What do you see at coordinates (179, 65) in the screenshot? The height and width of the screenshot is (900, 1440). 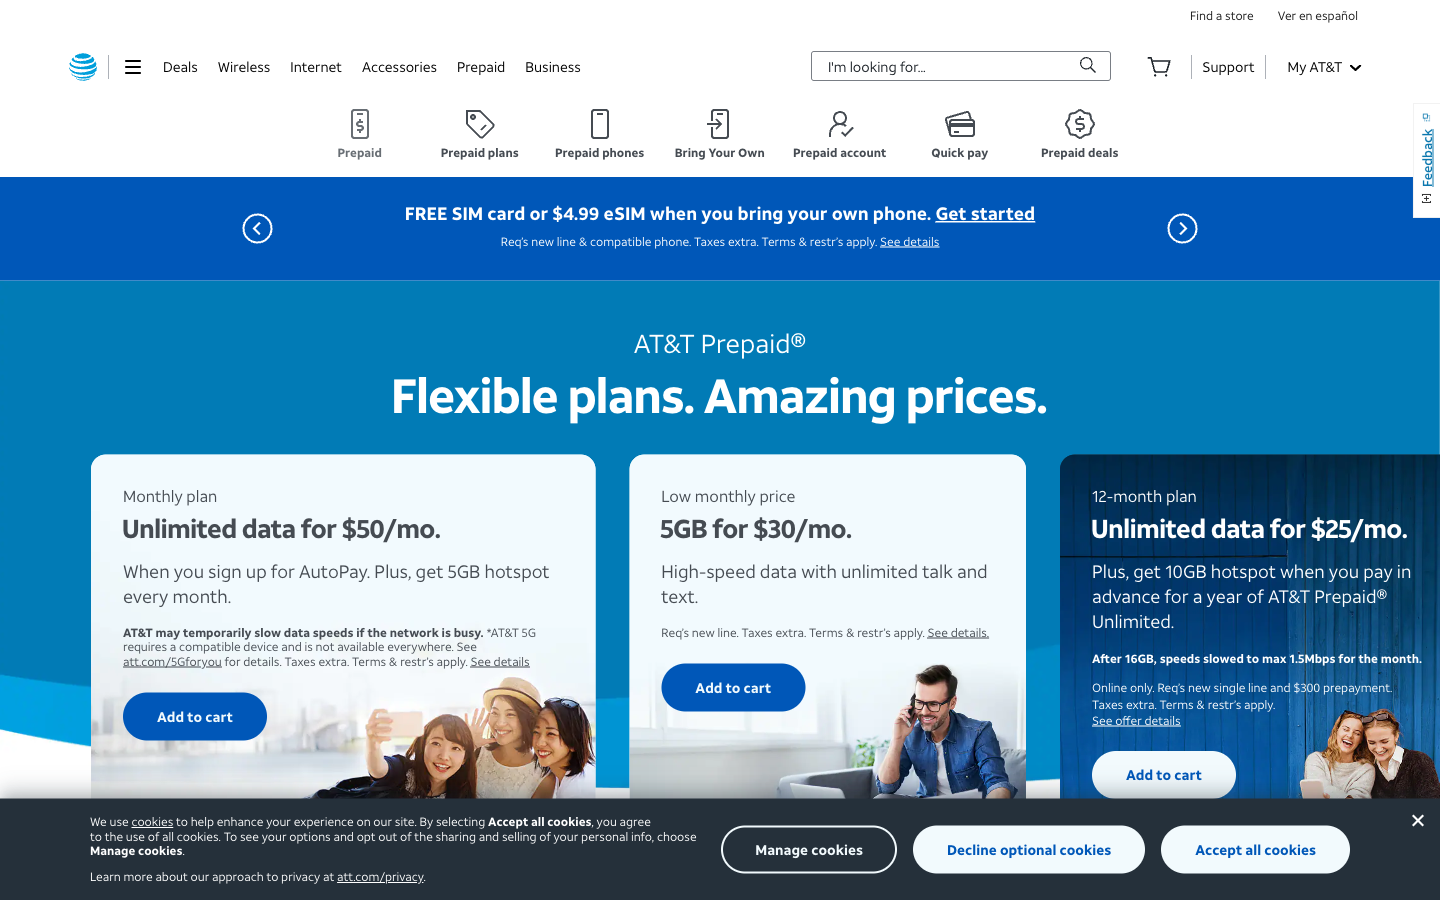 I see `offers page` at bounding box center [179, 65].